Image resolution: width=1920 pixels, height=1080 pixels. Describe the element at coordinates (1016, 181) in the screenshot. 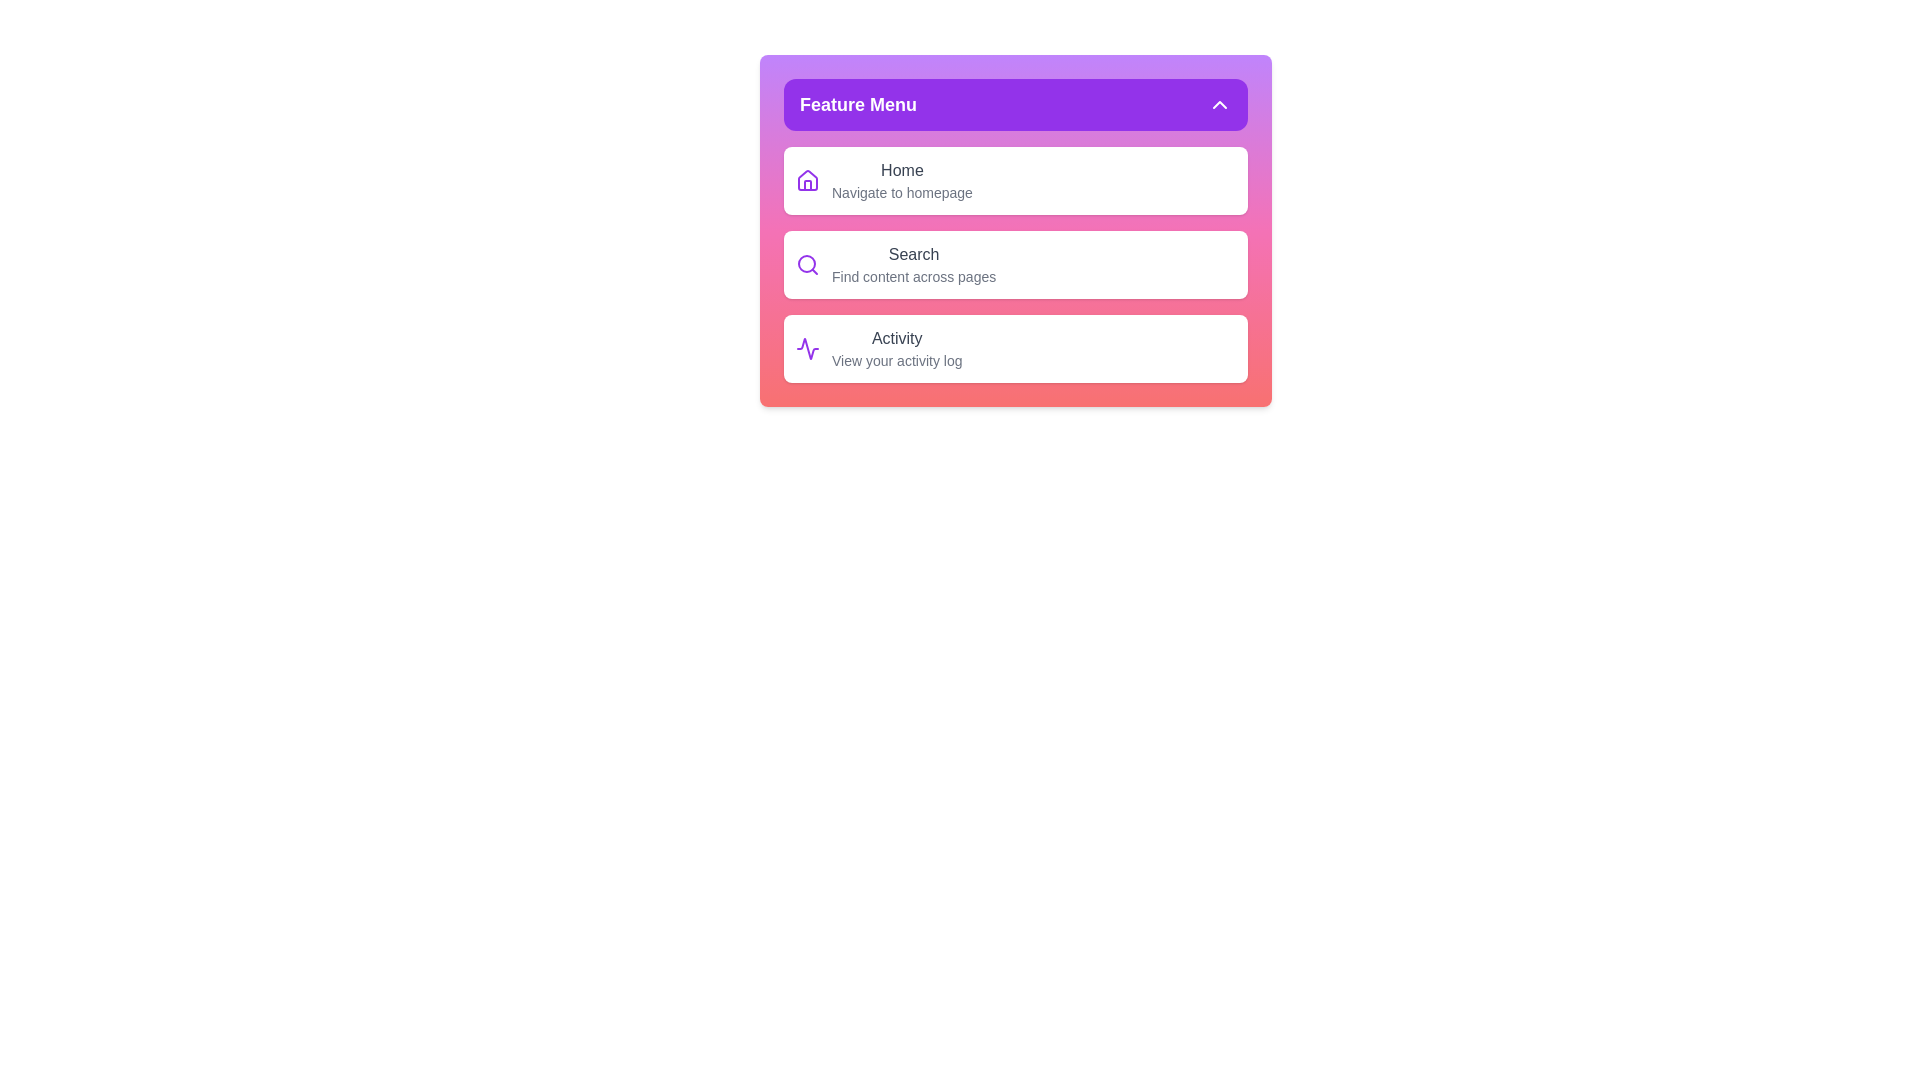

I see `the menu item Home by clicking on it` at that location.